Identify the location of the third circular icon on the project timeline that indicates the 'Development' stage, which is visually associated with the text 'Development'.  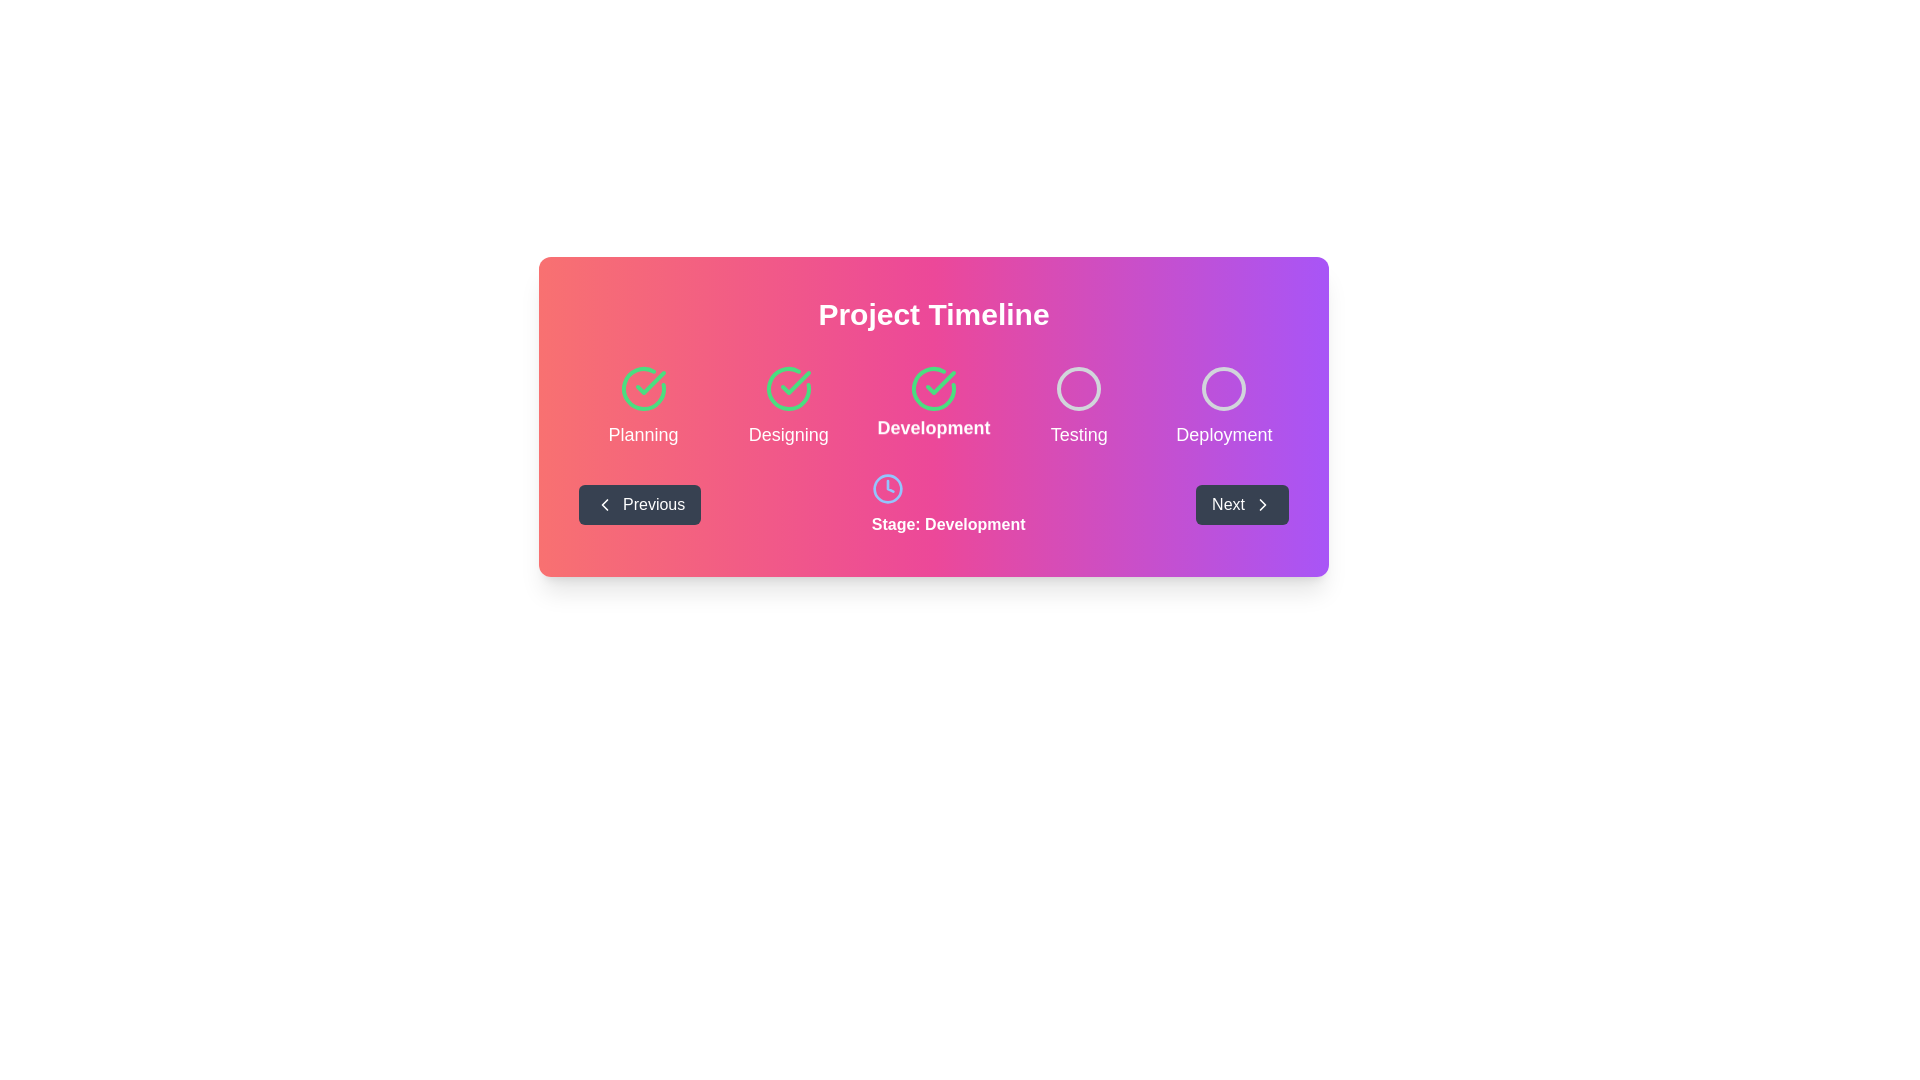
(932, 389).